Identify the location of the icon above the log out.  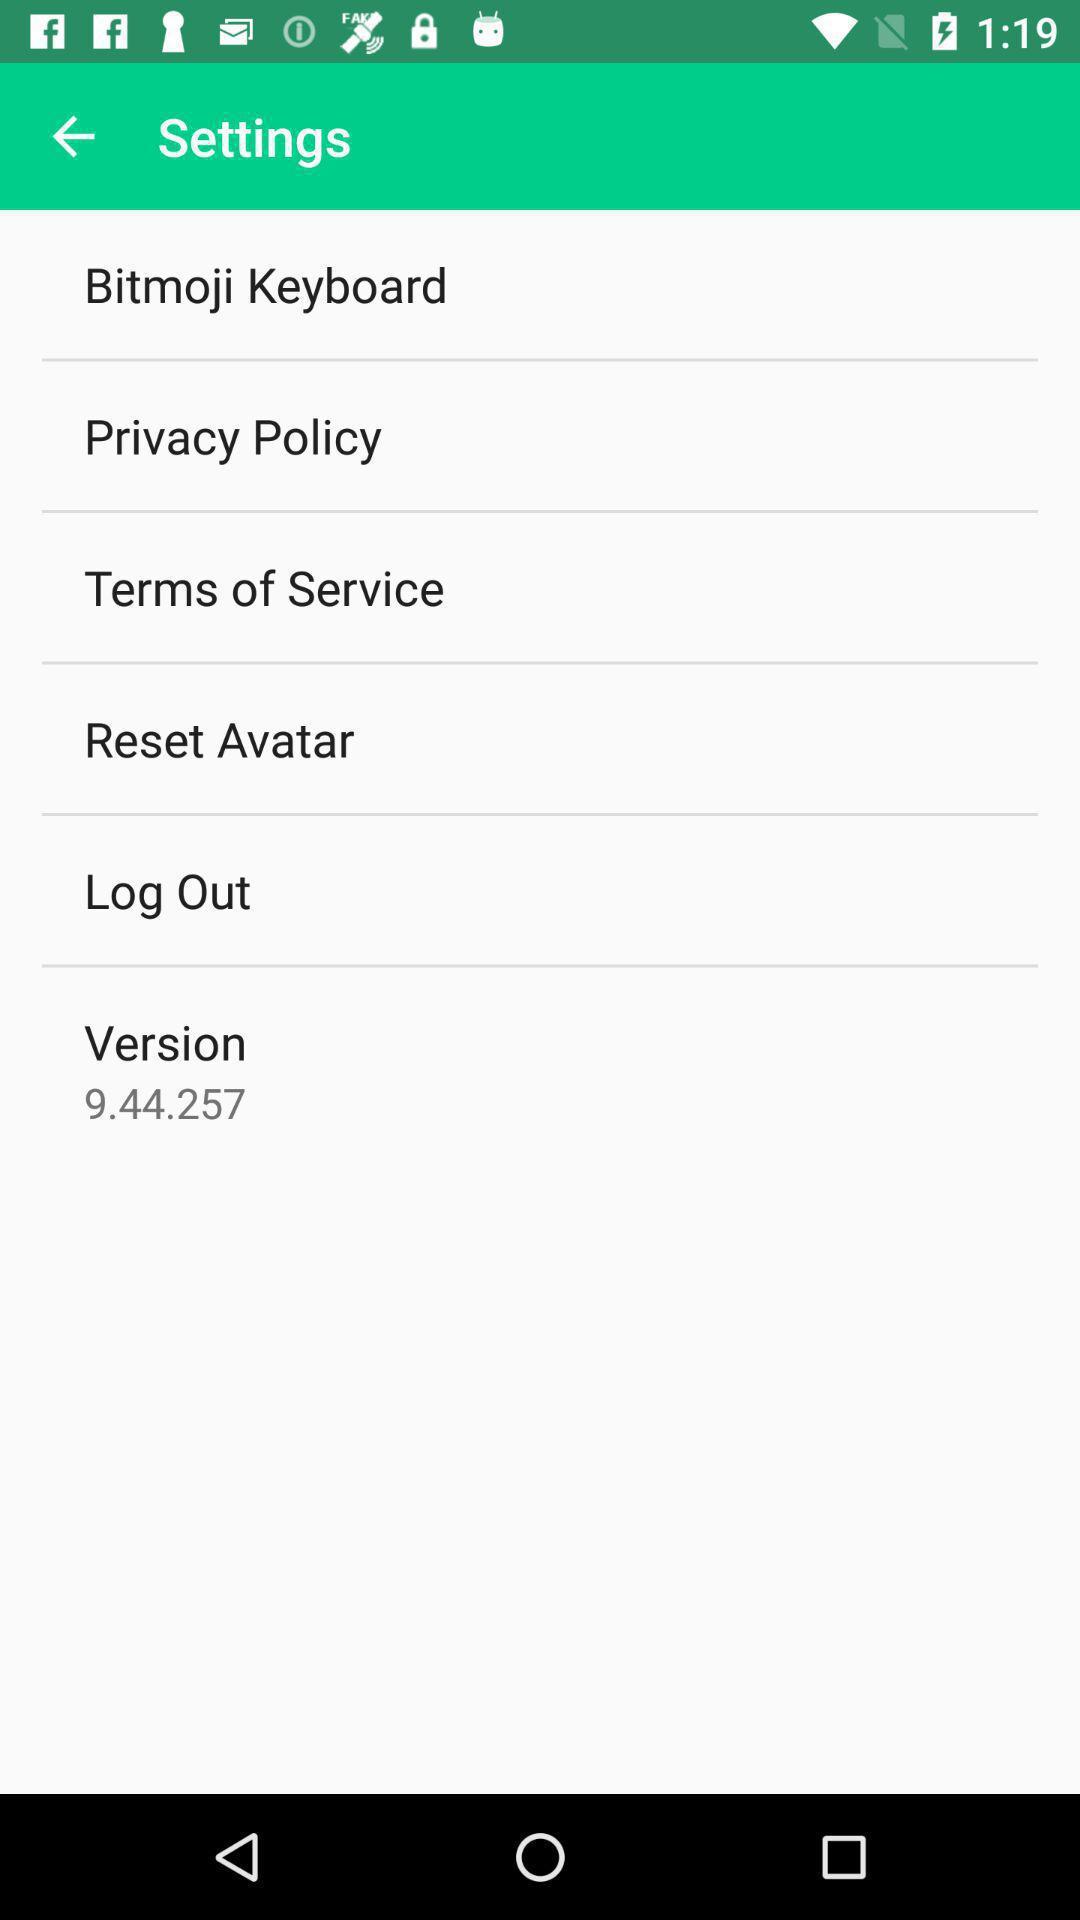
(219, 737).